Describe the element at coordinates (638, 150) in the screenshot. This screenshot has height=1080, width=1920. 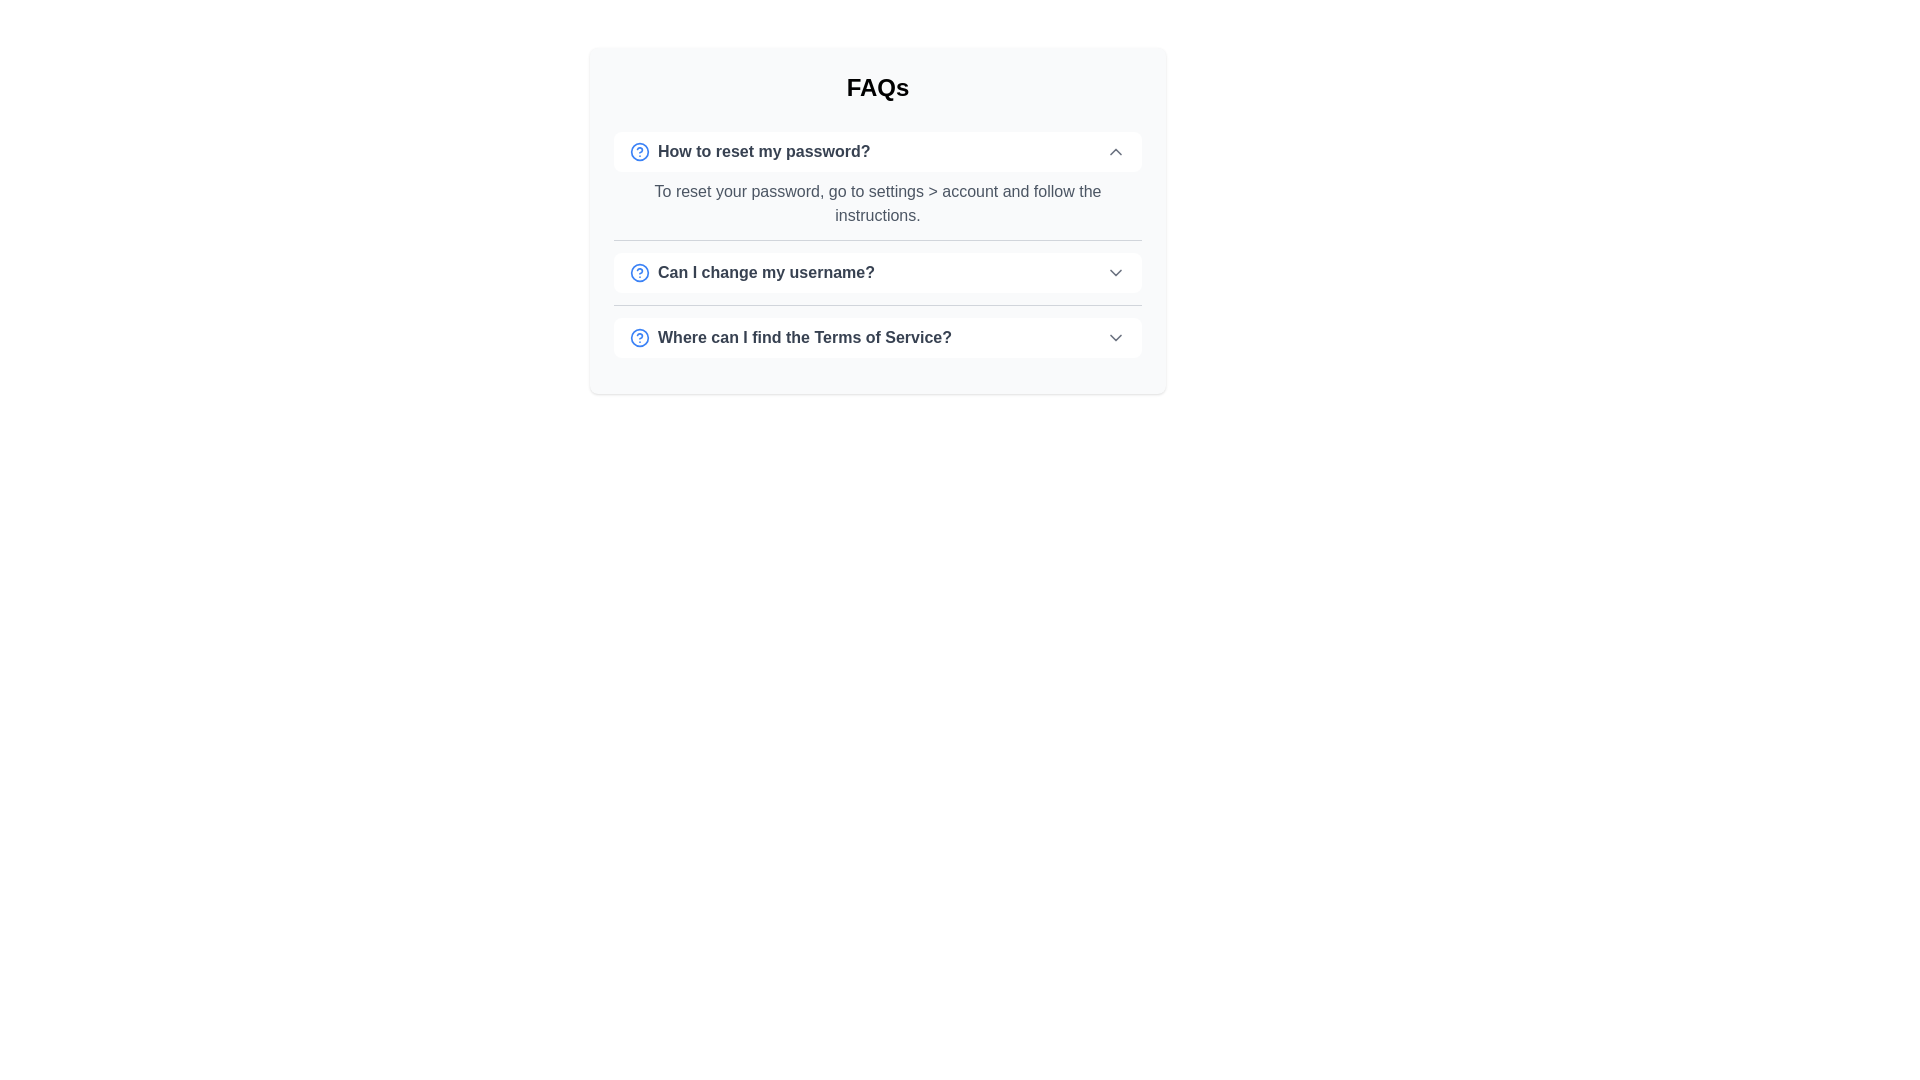
I see `the help icon located at the far left of the question header 'How to reset my password?' in the FAQ section` at that location.